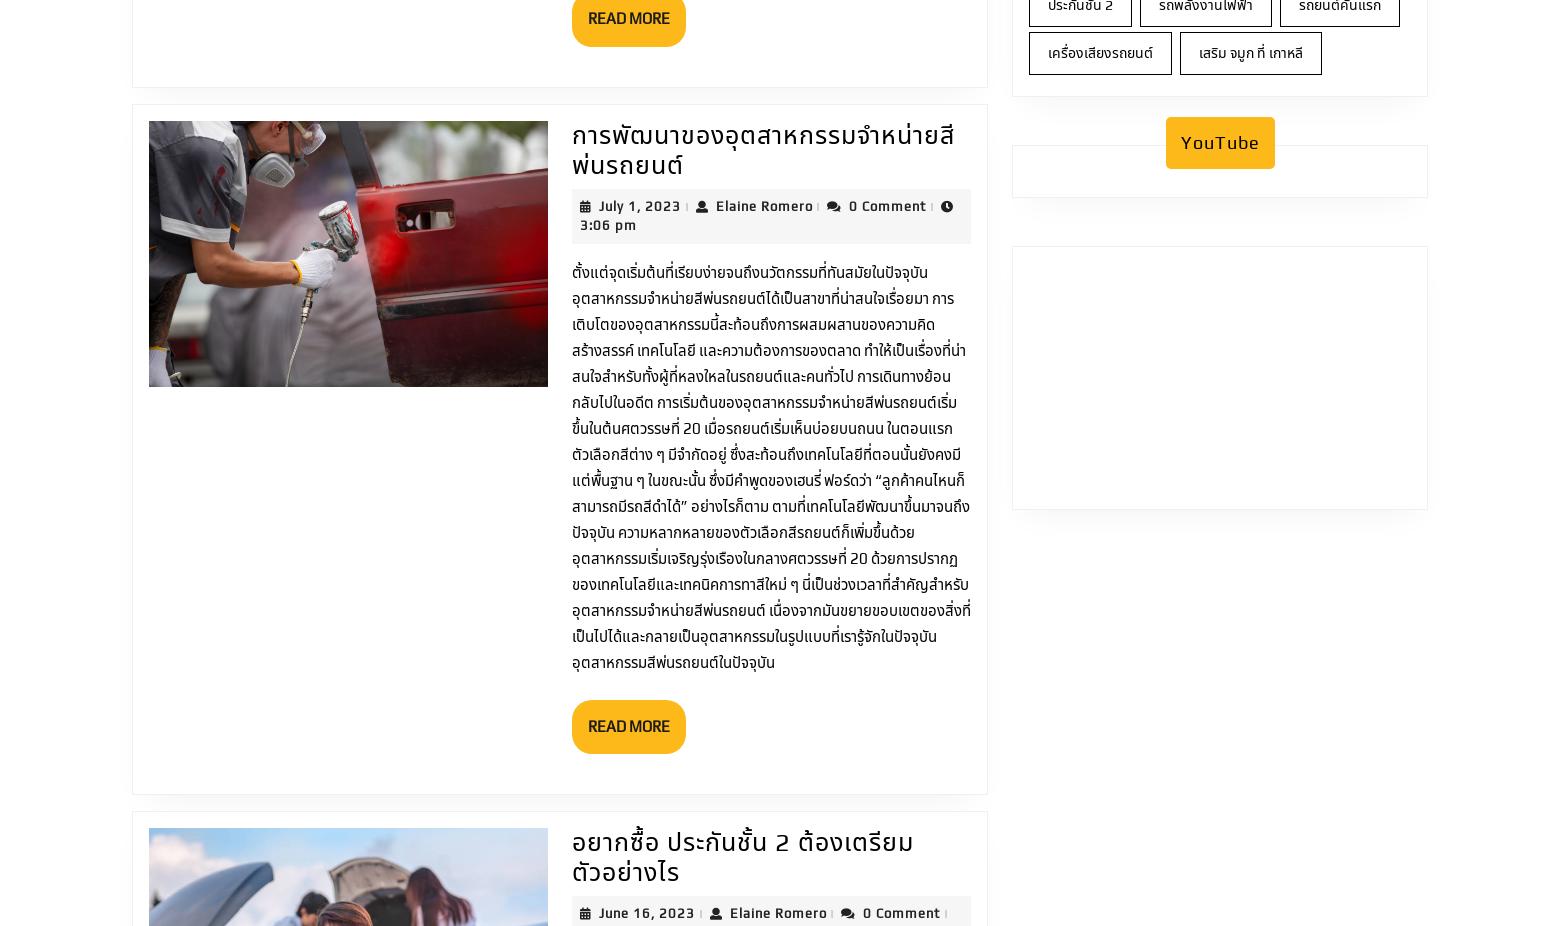 The image size is (1560, 926). Describe the element at coordinates (628, 557) in the screenshot. I see `'Read More'` at that location.